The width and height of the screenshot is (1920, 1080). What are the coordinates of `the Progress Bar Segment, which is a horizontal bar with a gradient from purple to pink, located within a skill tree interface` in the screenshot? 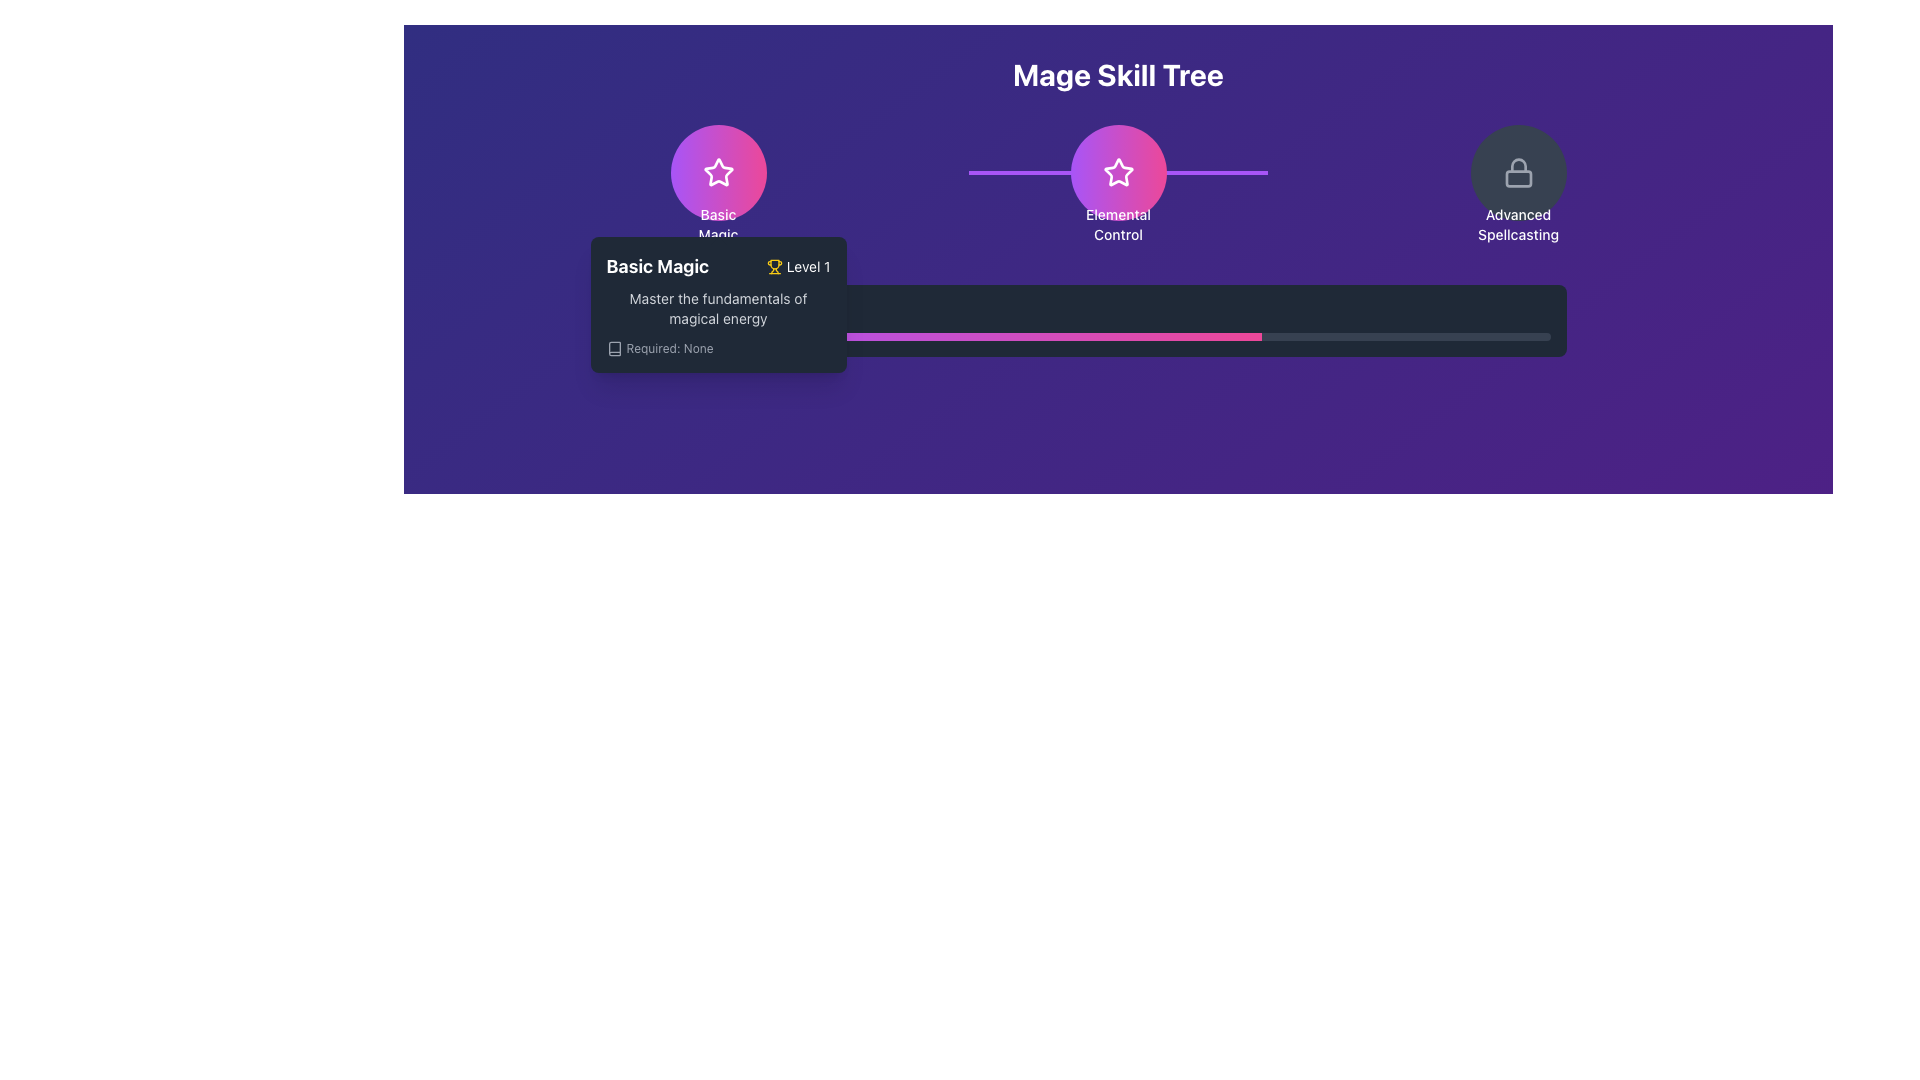 It's located at (974, 335).